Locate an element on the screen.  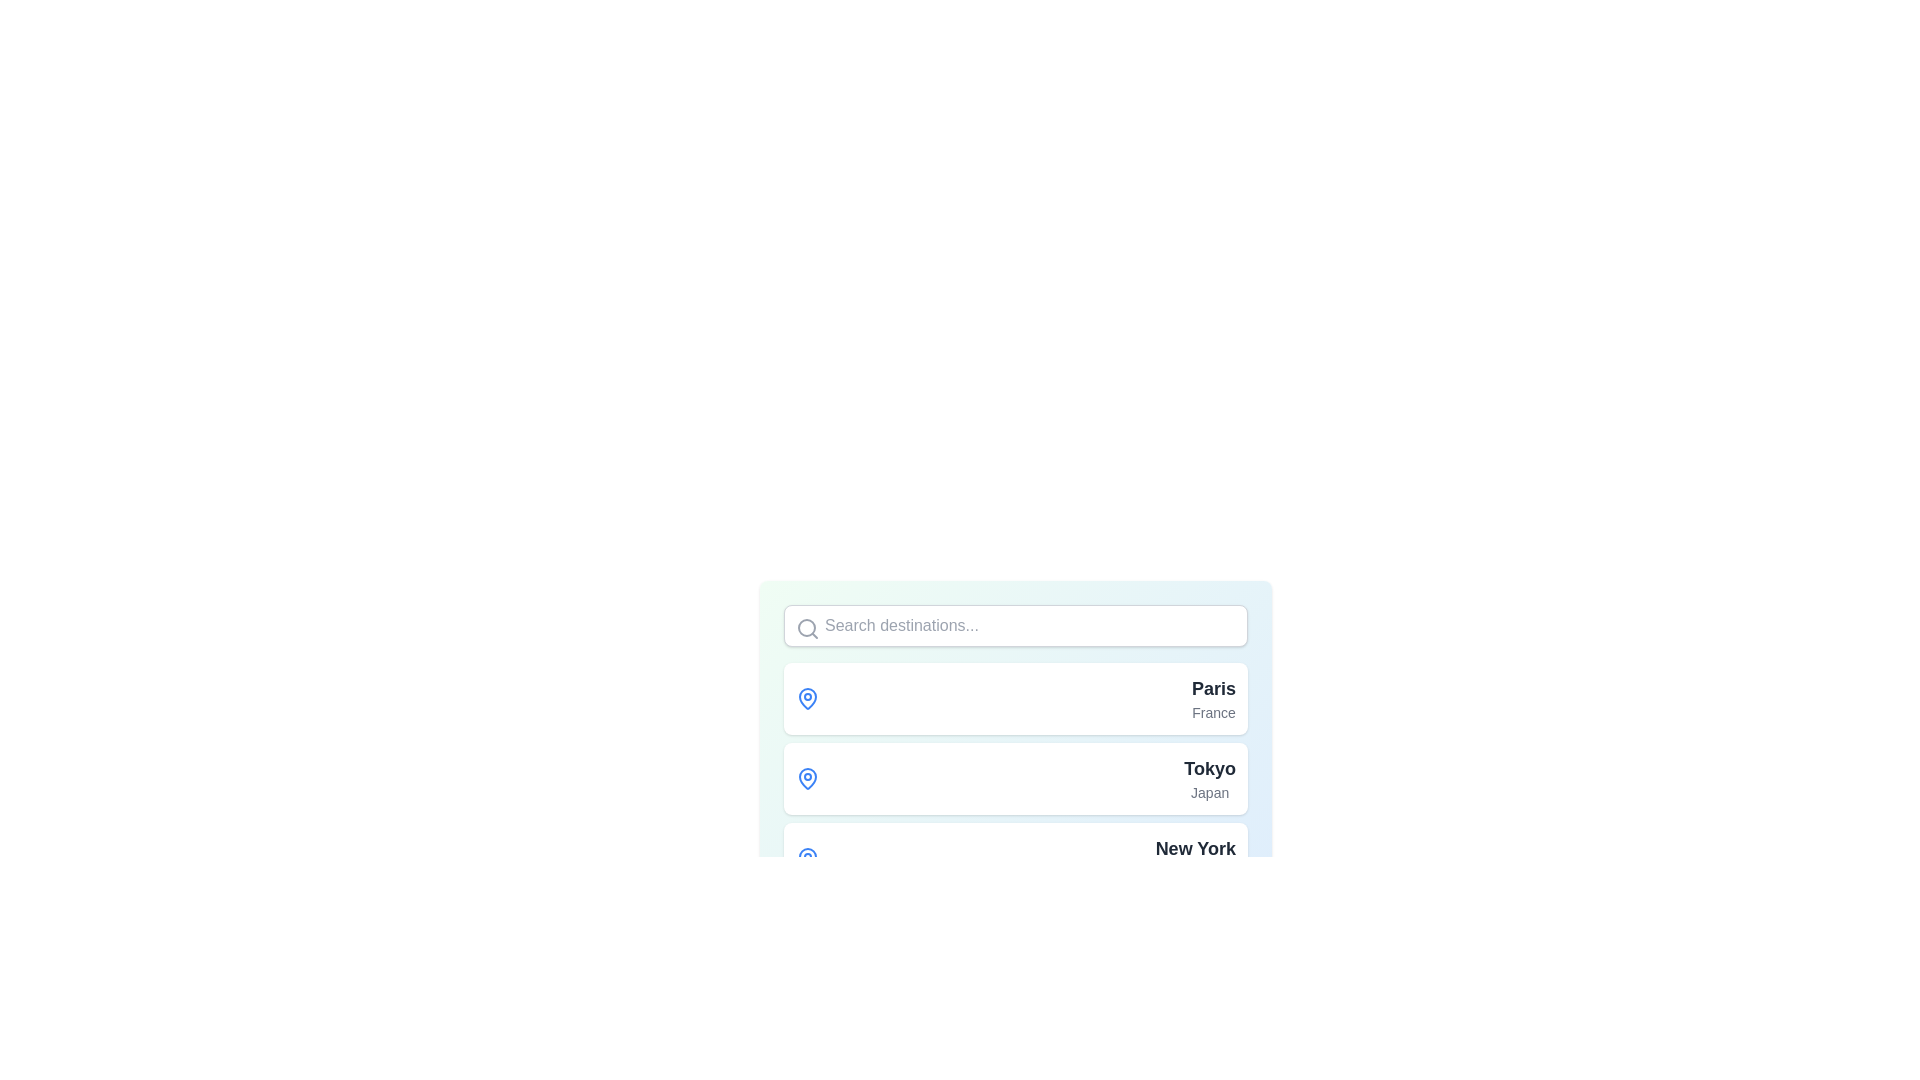
the bold, dark gray text label 'Tokyo' is located at coordinates (1209, 767).